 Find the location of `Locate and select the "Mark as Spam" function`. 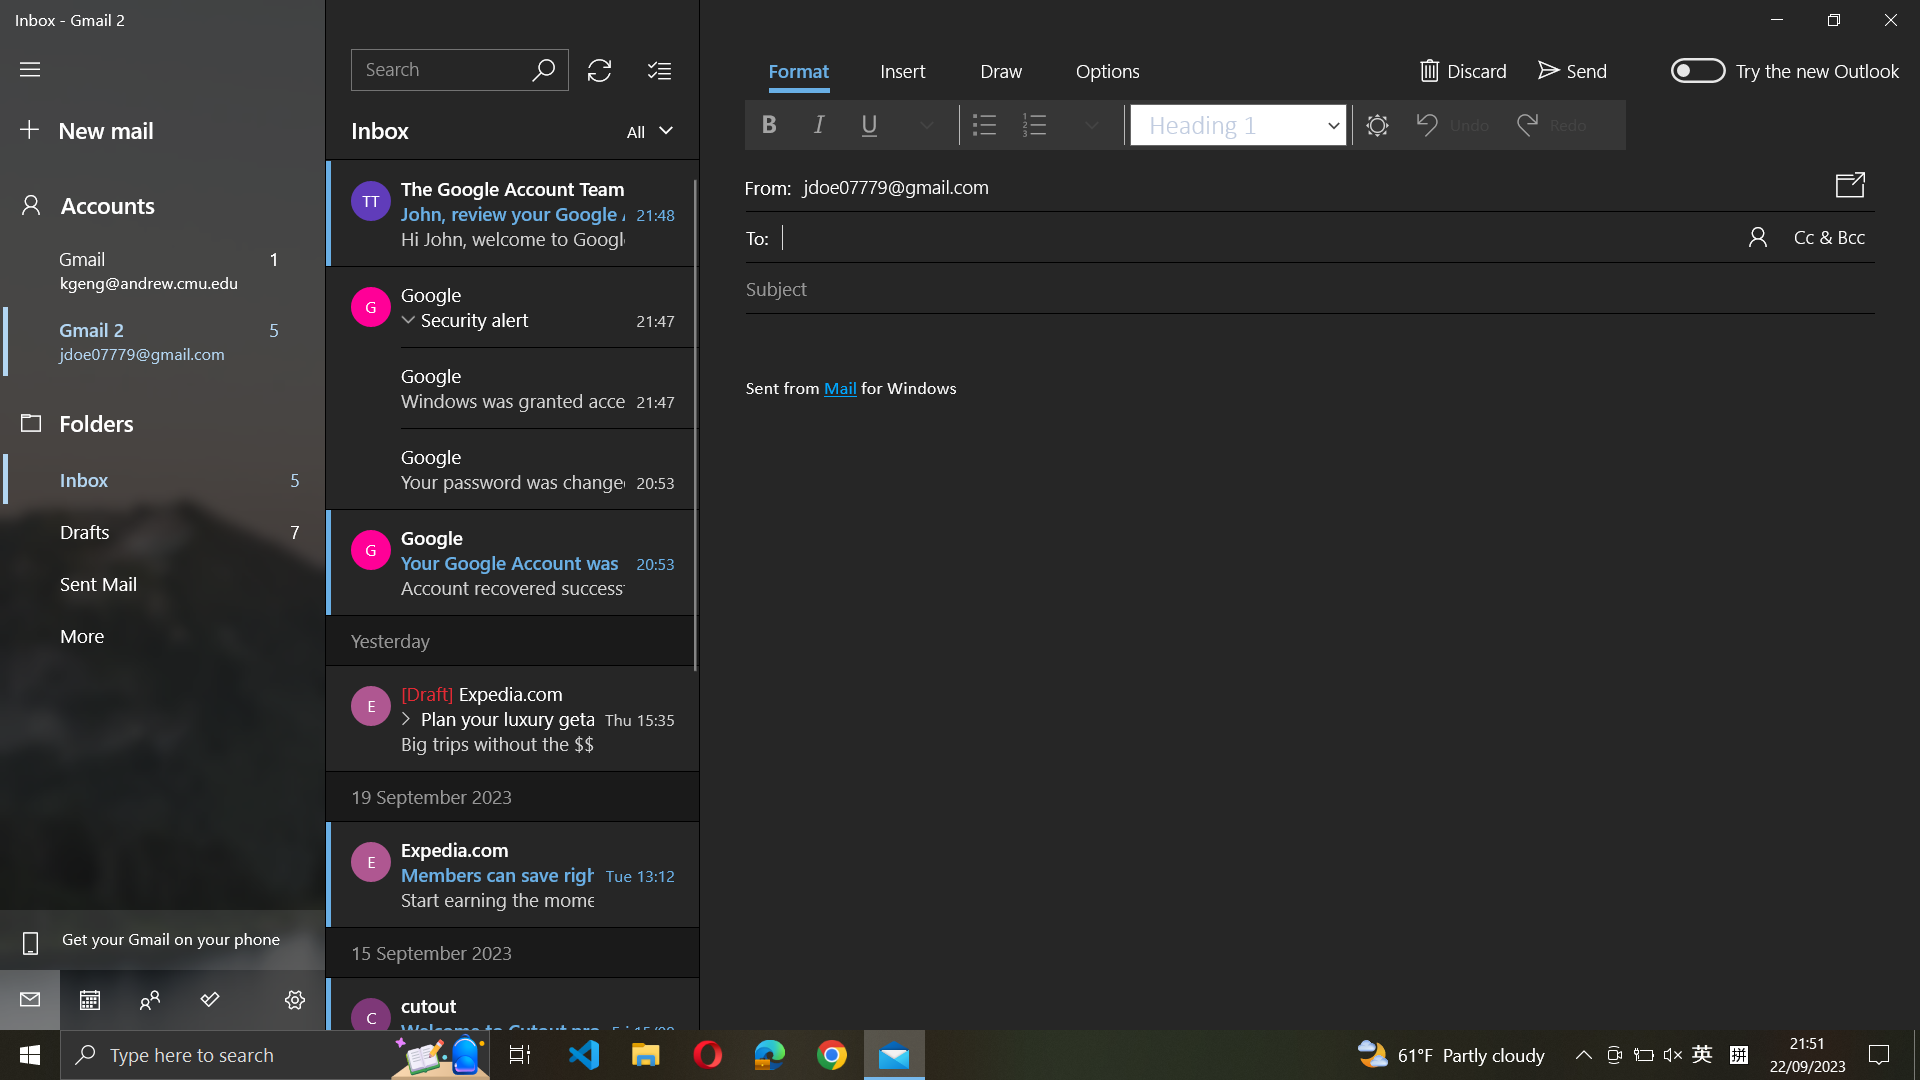

Locate and select the "Mark as Spam" function is located at coordinates (1106, 73).